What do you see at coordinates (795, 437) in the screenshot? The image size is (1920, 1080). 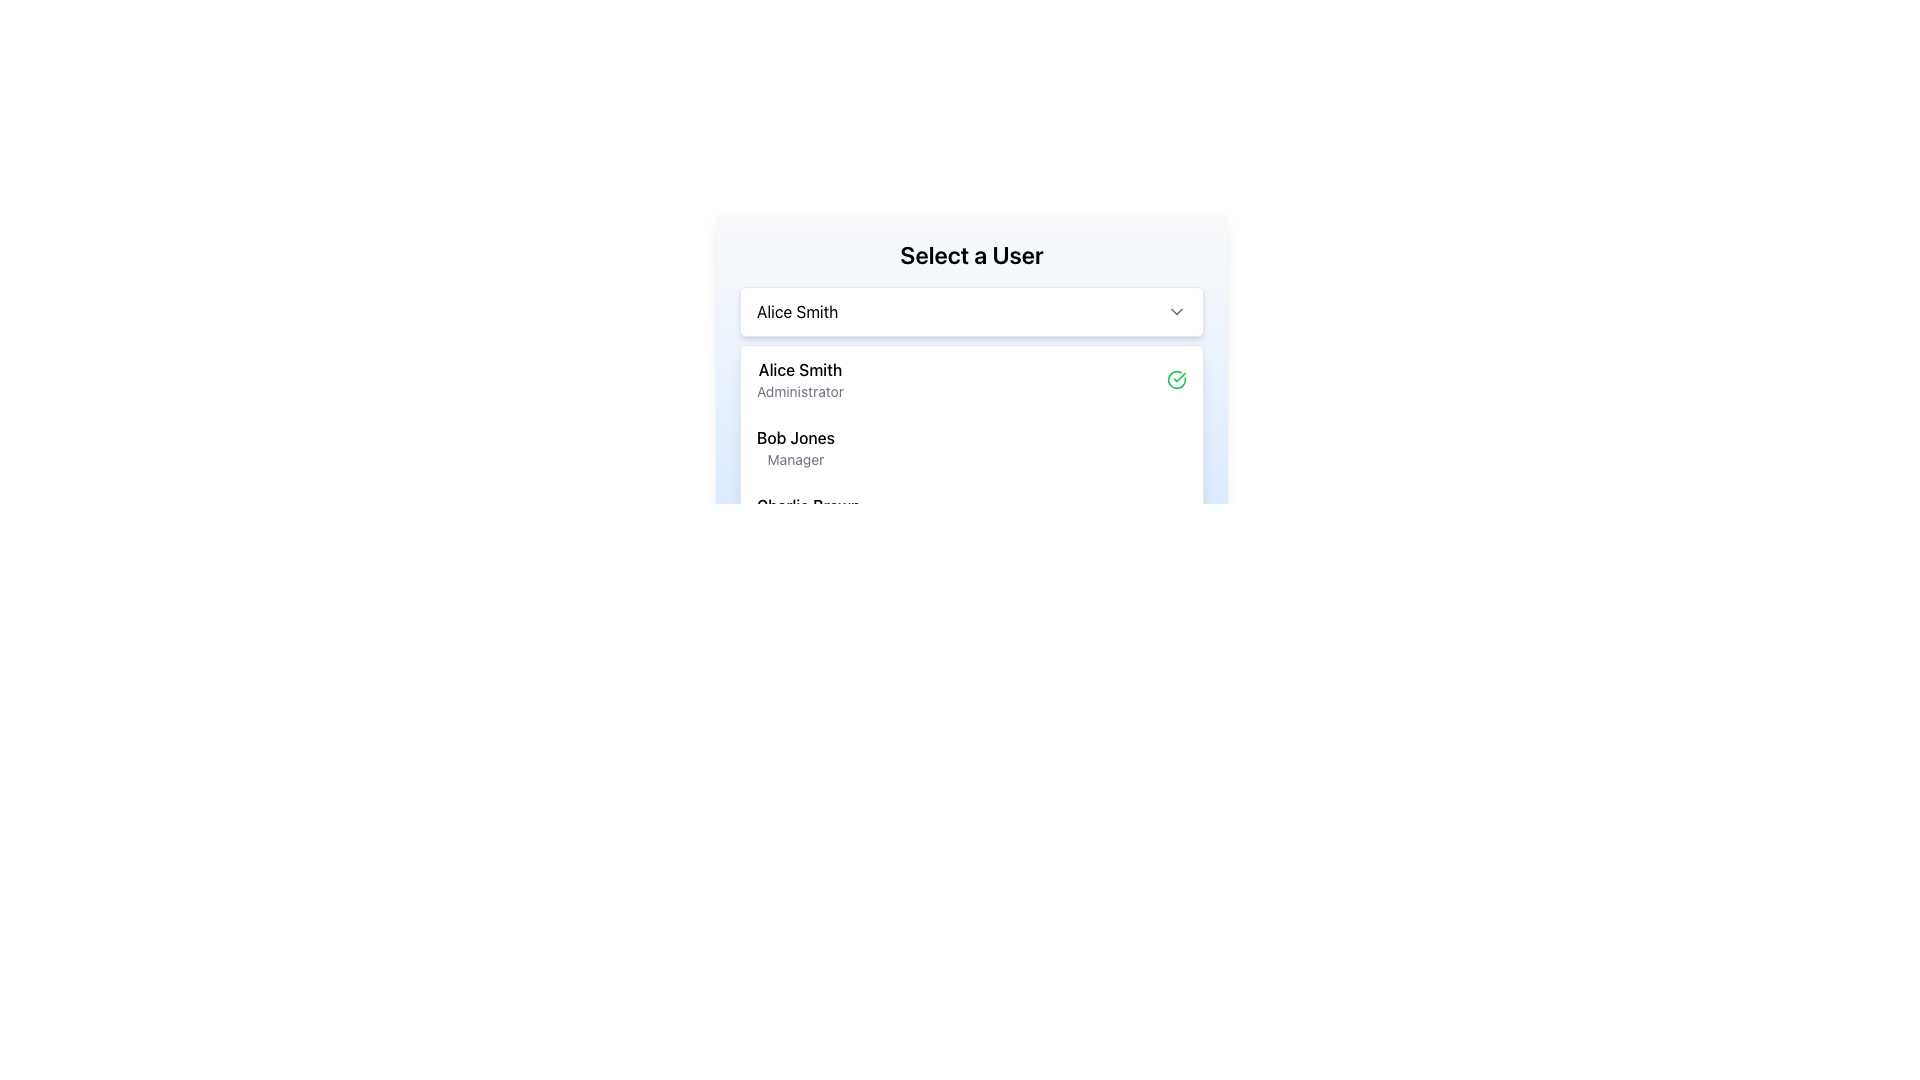 I see `the user name text label displaying 'Bob Jones' to highlight it` at bounding box center [795, 437].